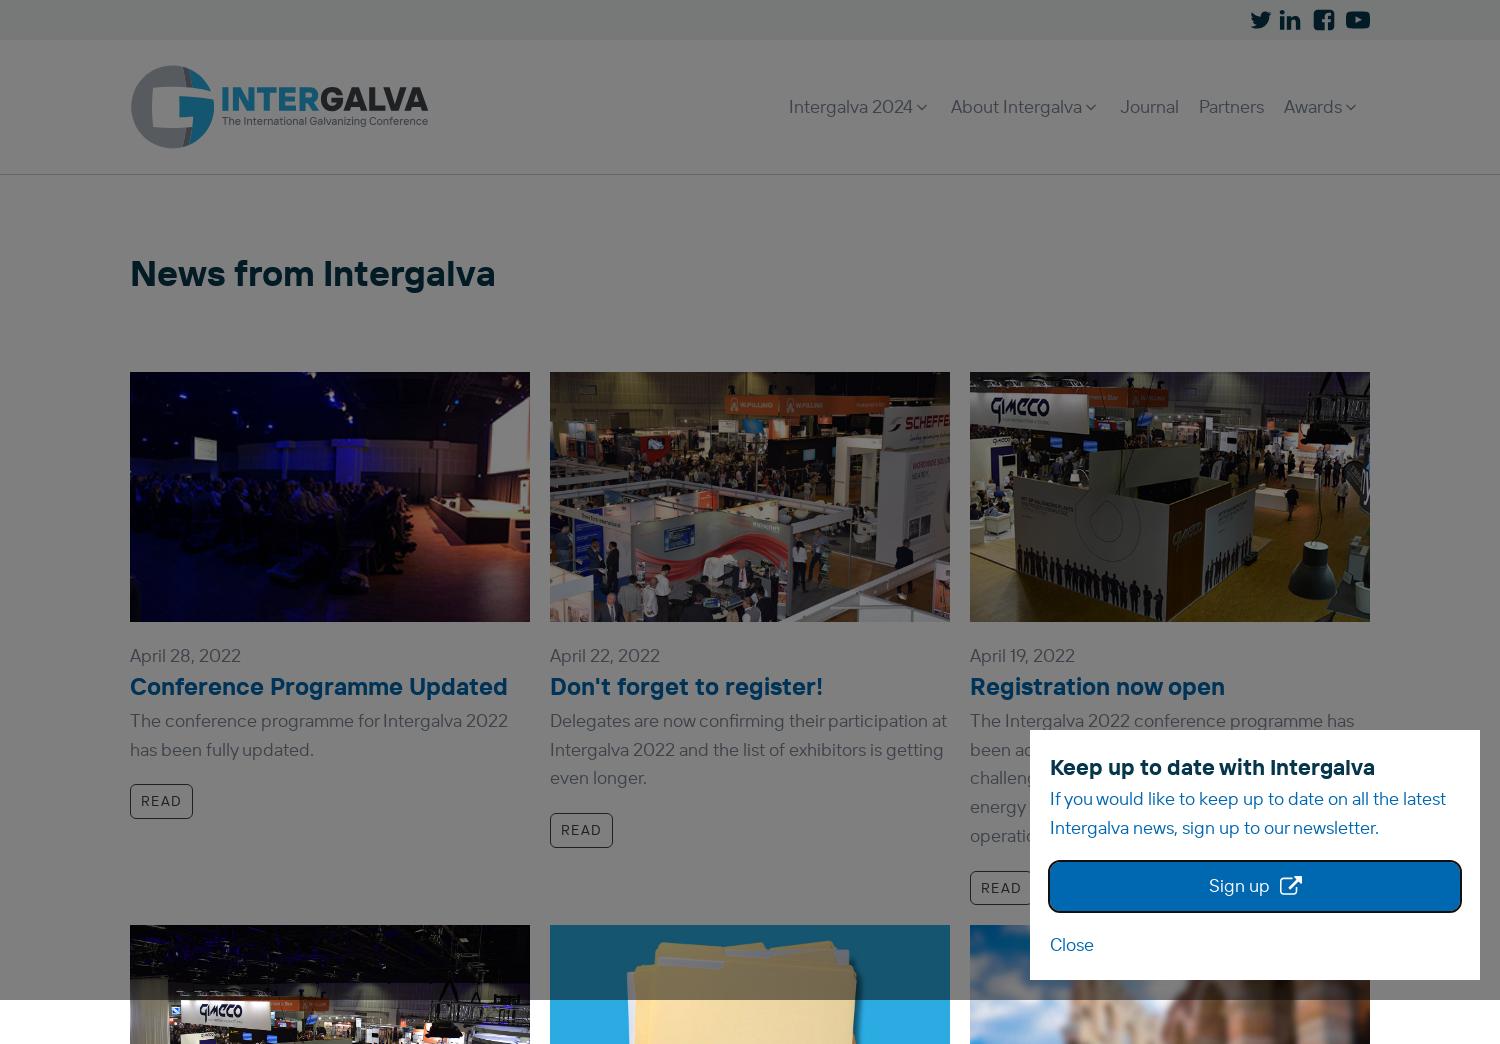 The image size is (1500, 1044). Describe the element at coordinates (747, 748) in the screenshot. I see `'Delegates are now confirming their participation at Intergalva 2022 and the list of exhibitors is getting even longer.'` at that location.